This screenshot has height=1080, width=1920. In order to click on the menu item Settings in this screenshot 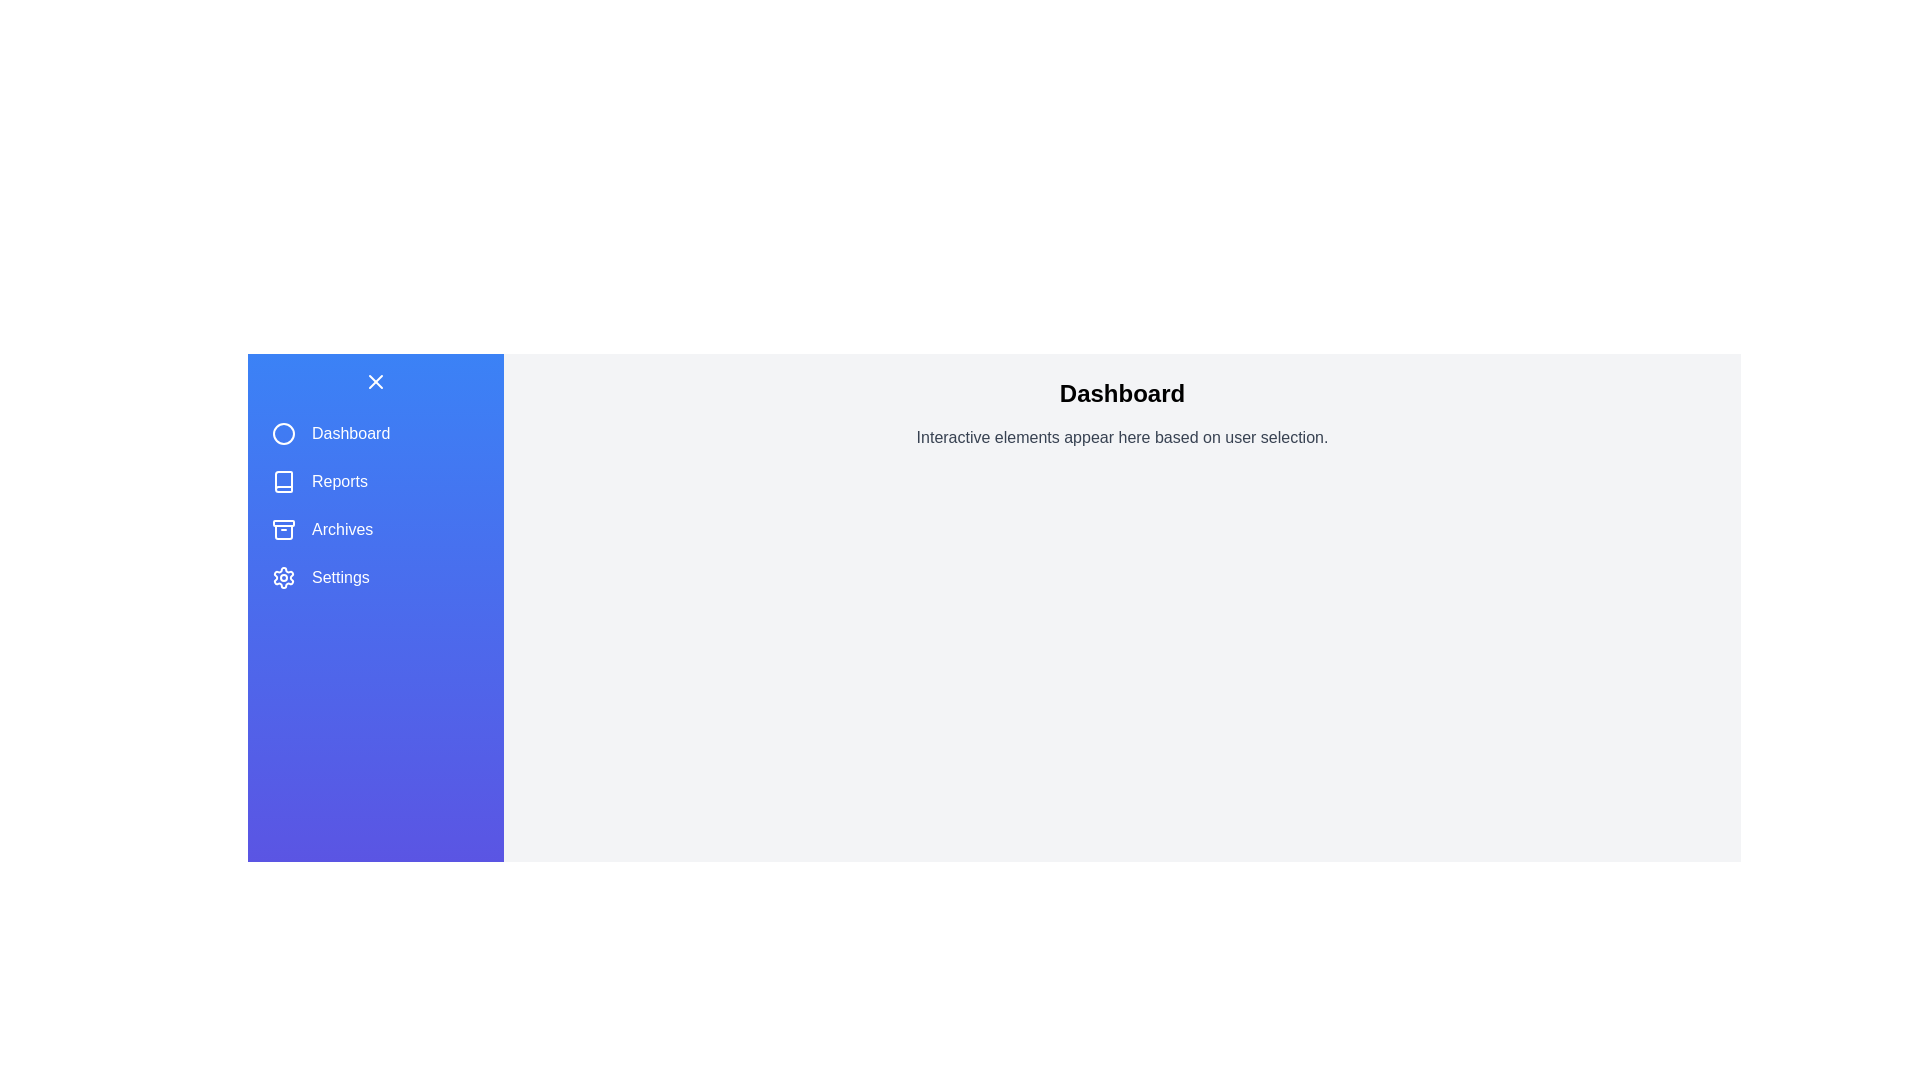, I will do `click(375, 578)`.